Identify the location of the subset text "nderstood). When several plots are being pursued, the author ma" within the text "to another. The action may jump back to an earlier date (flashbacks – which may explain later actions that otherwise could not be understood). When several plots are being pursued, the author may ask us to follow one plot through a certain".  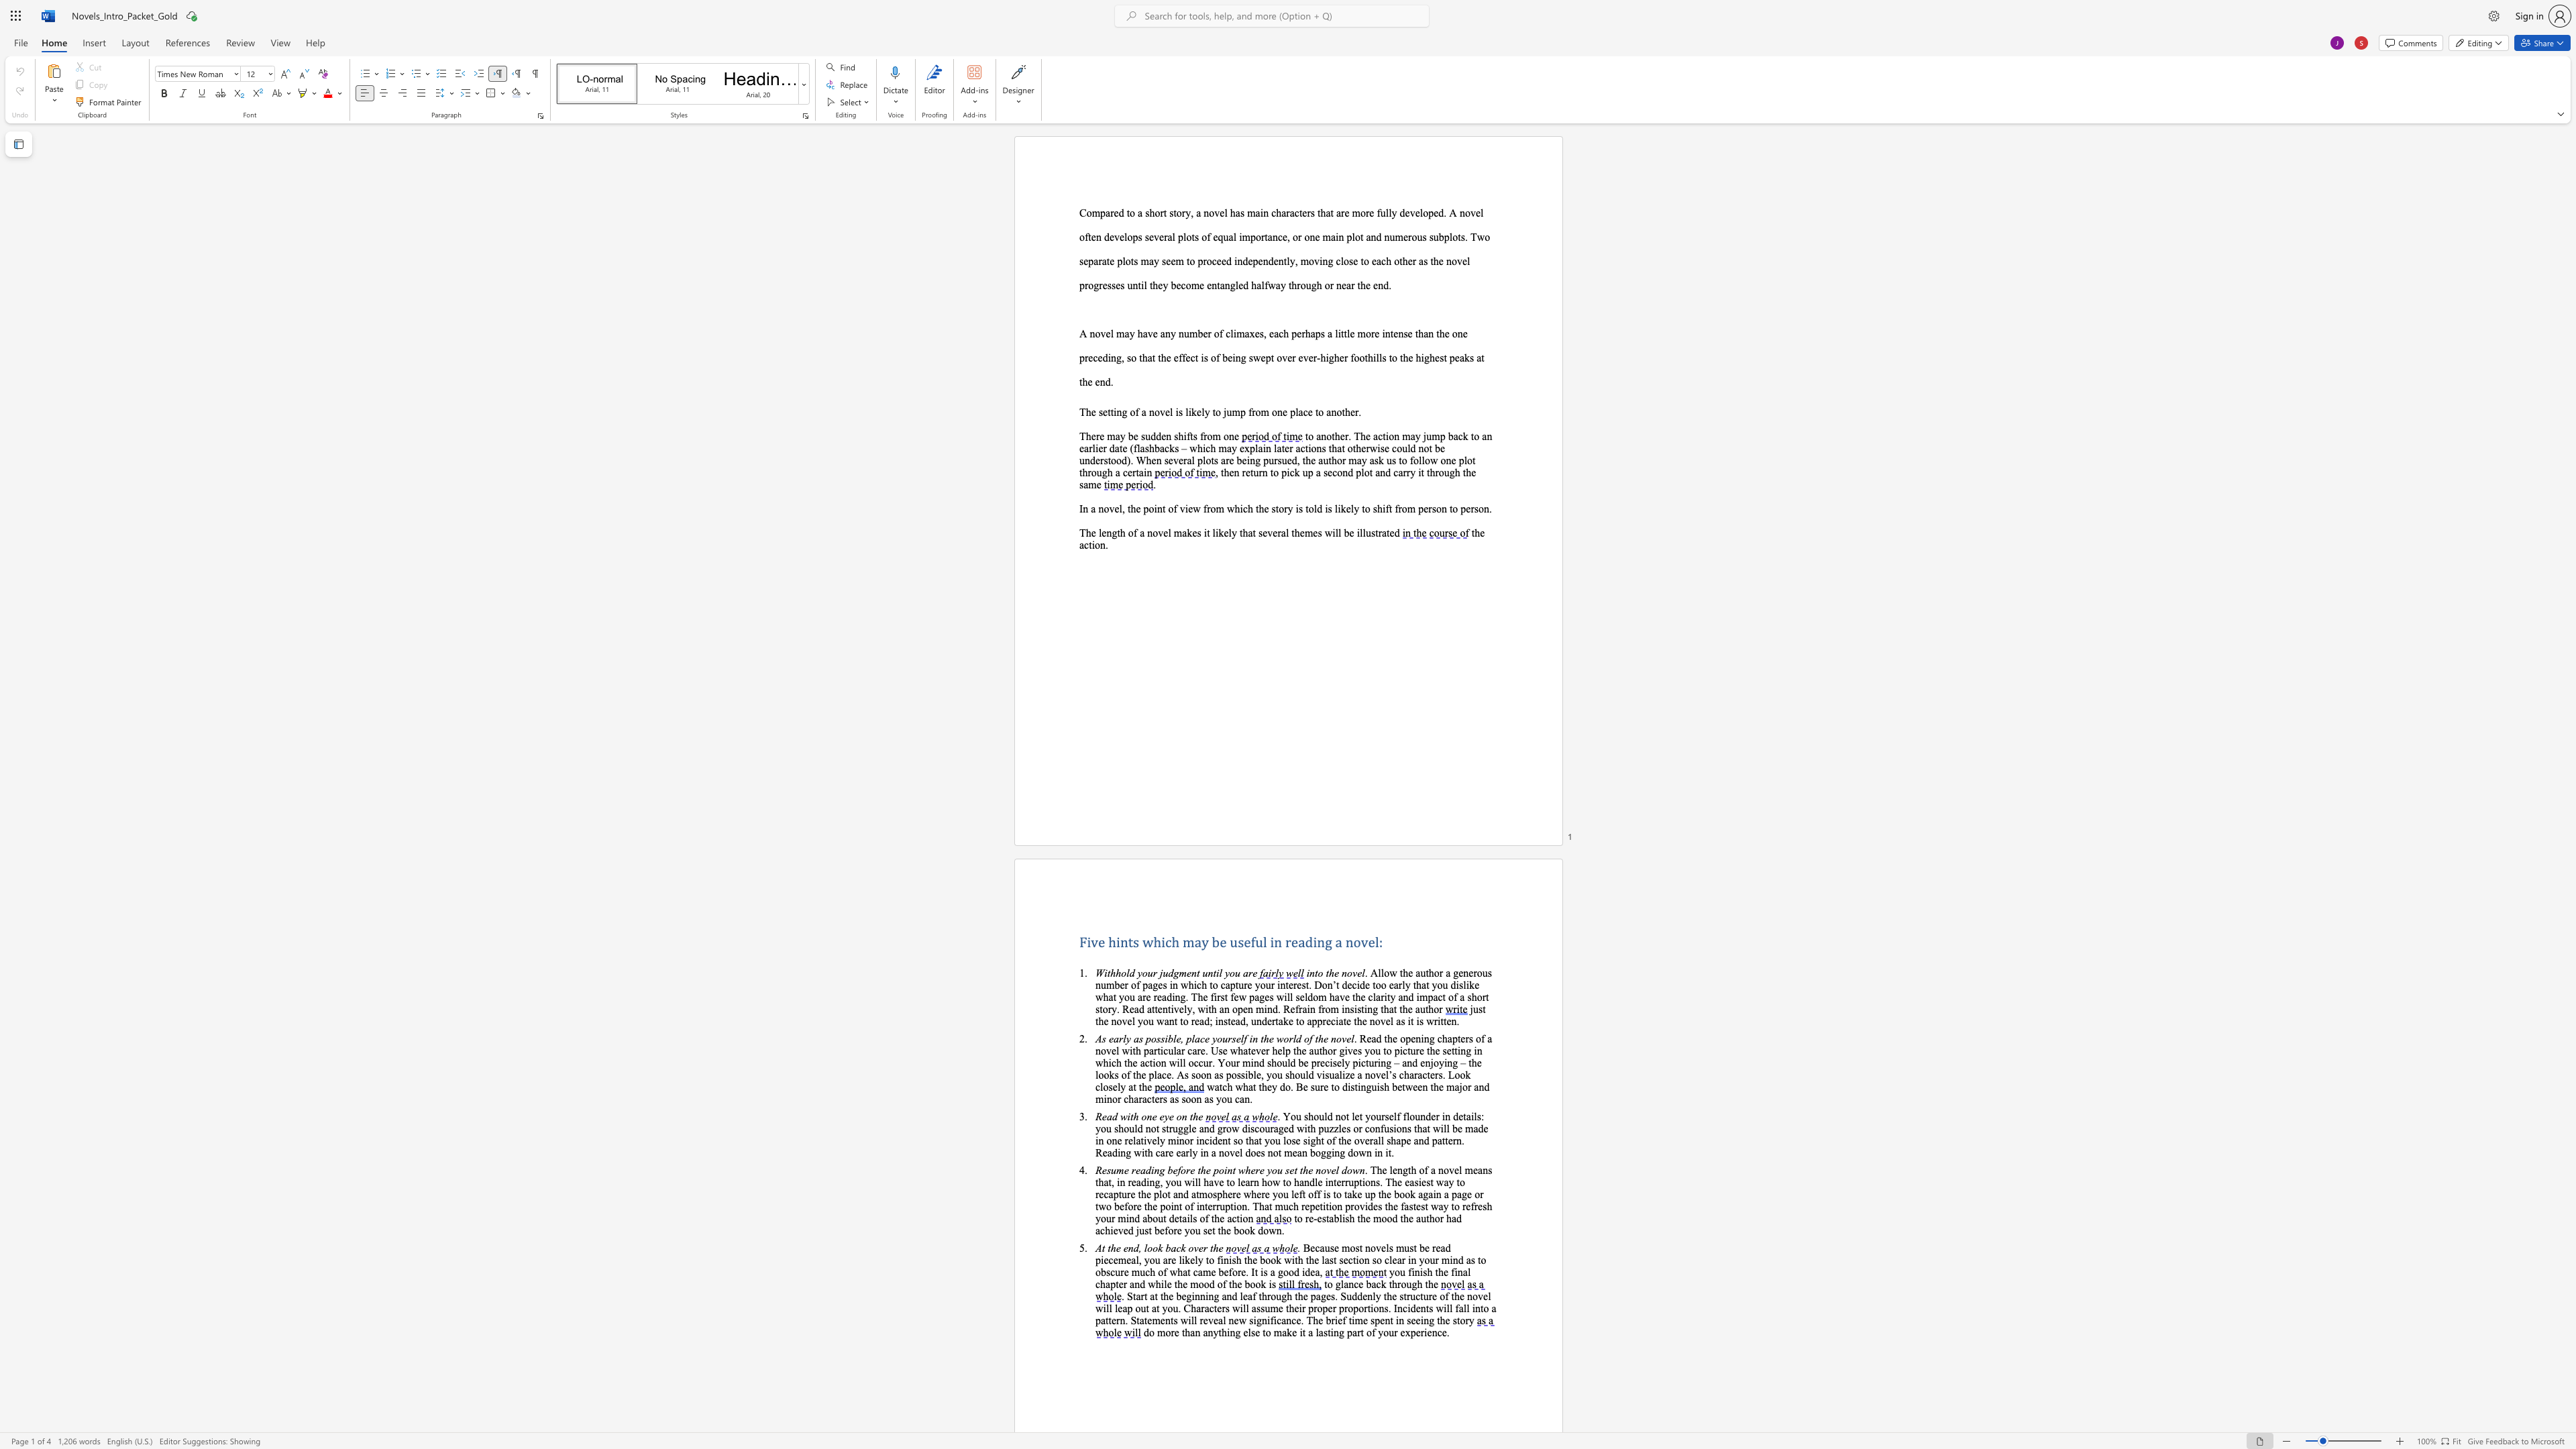
(1084, 459).